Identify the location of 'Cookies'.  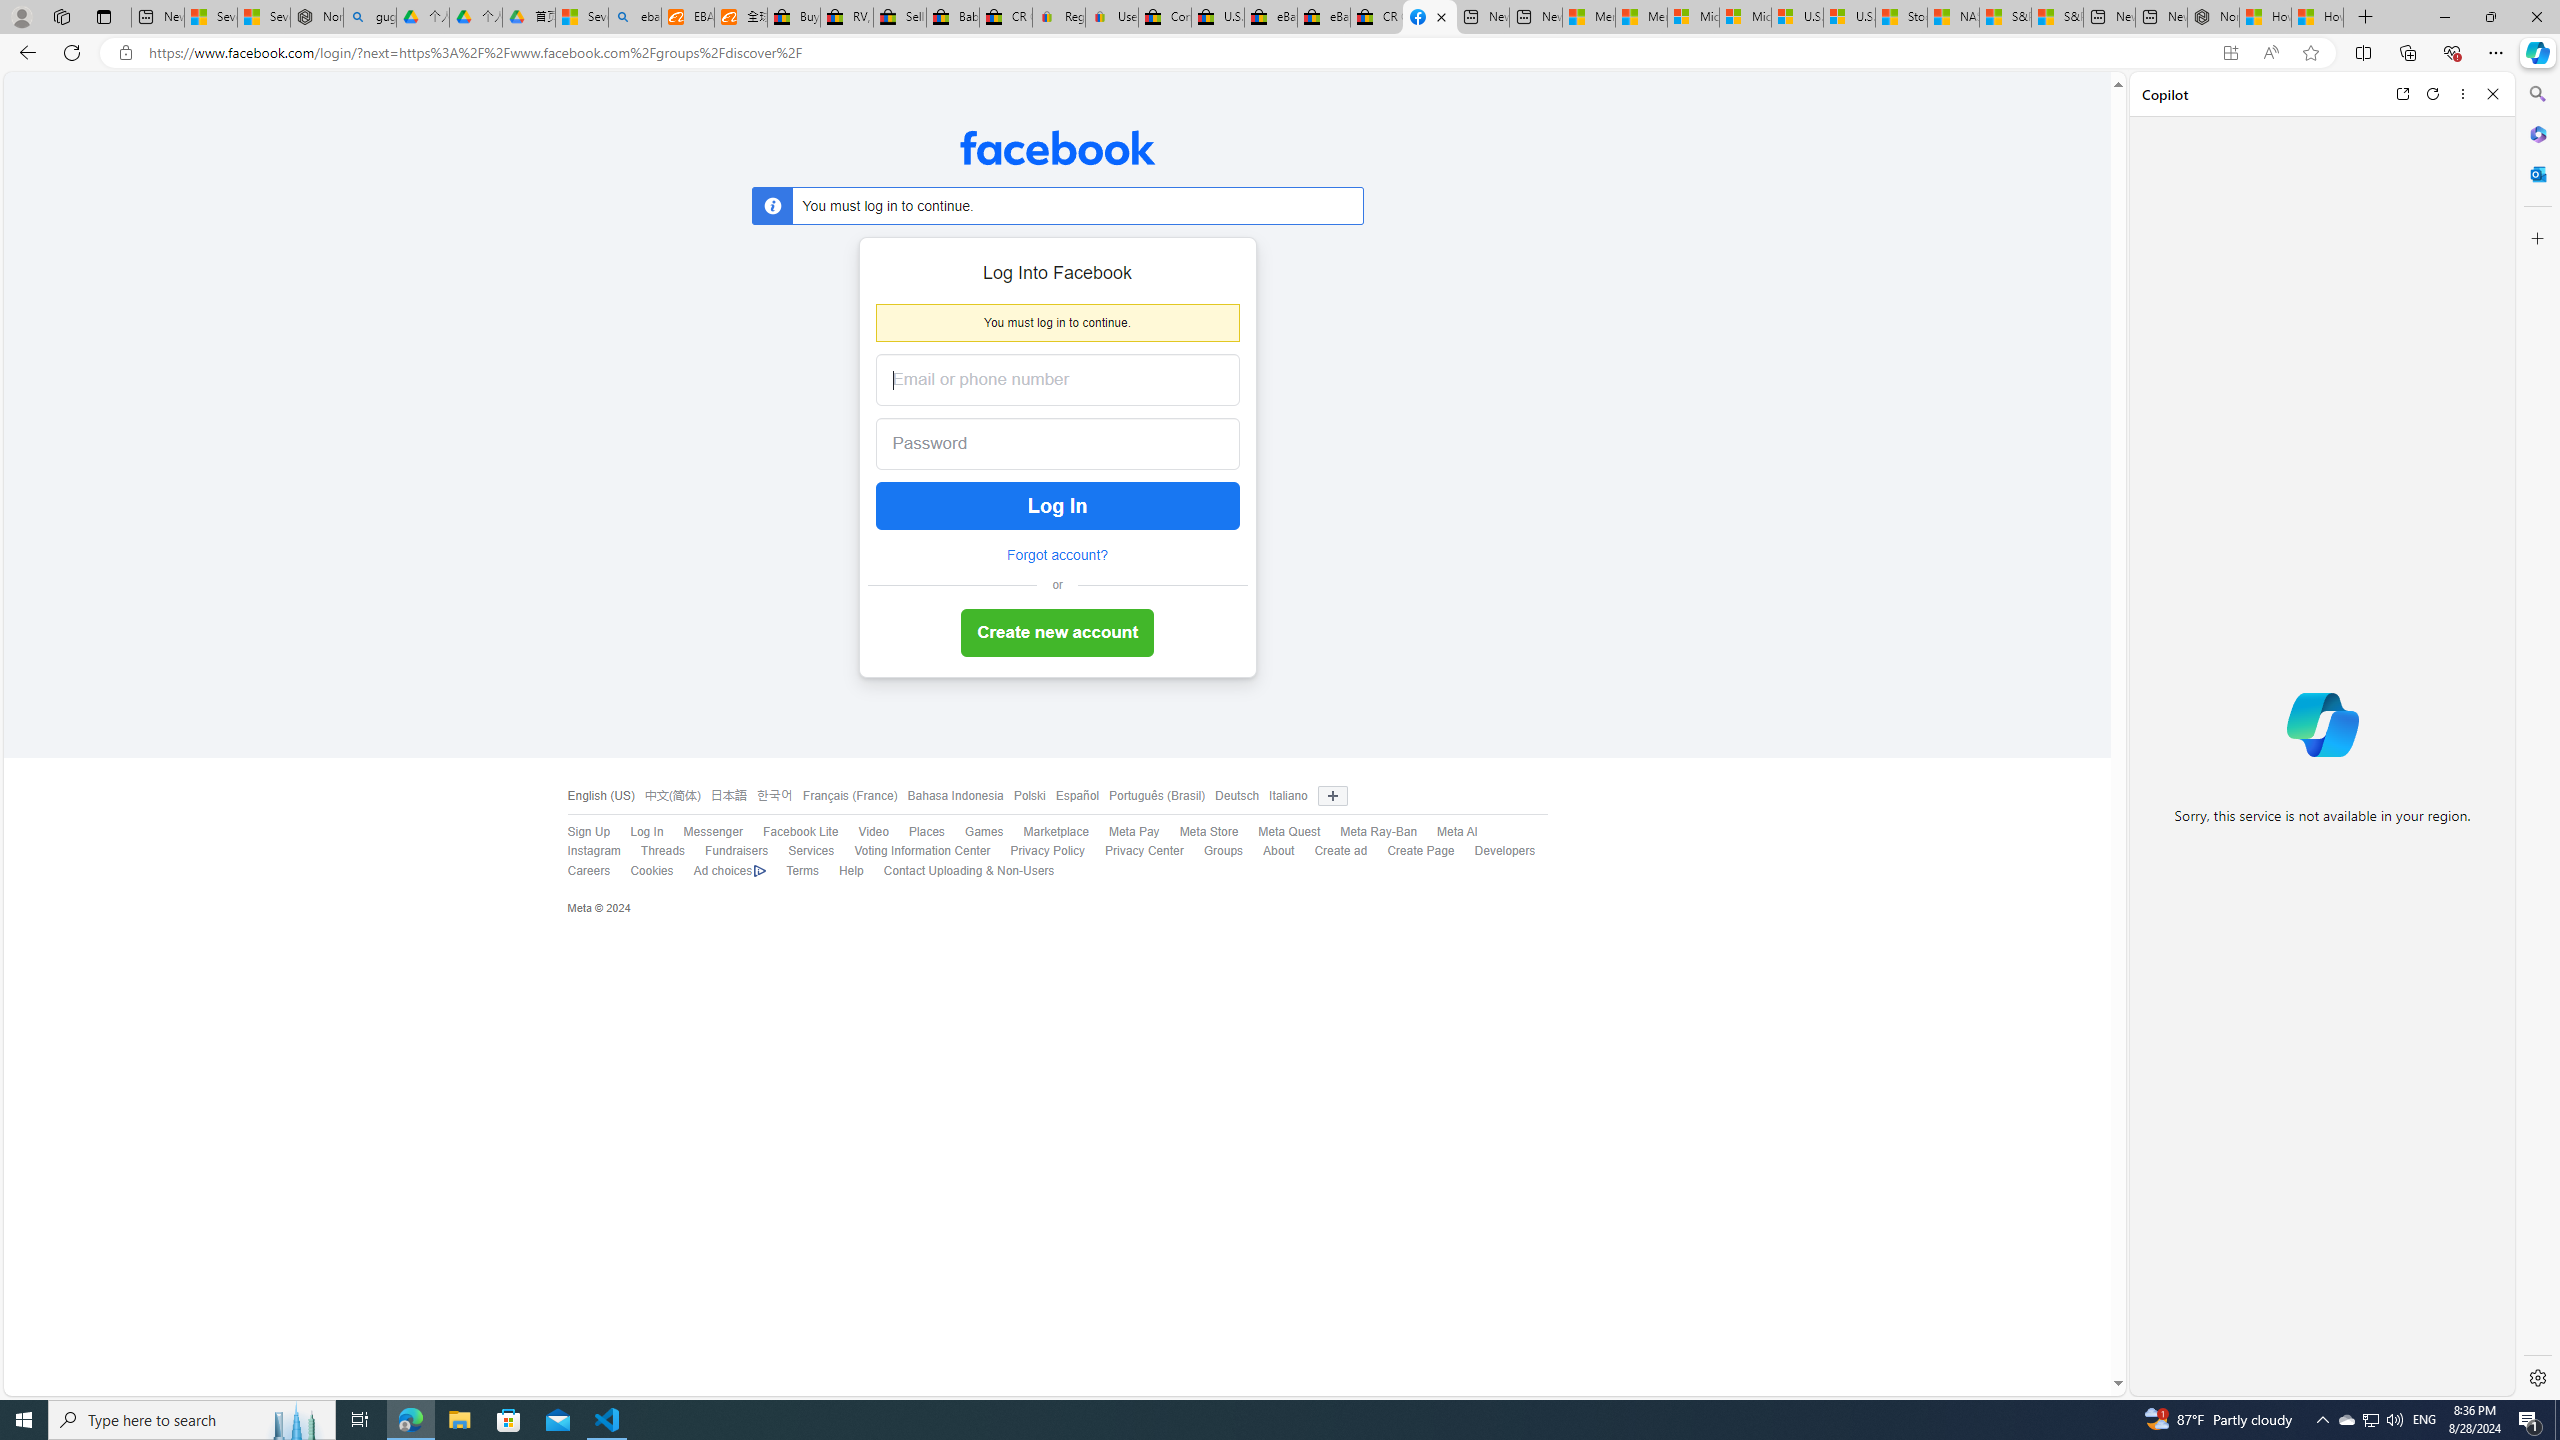
(651, 869).